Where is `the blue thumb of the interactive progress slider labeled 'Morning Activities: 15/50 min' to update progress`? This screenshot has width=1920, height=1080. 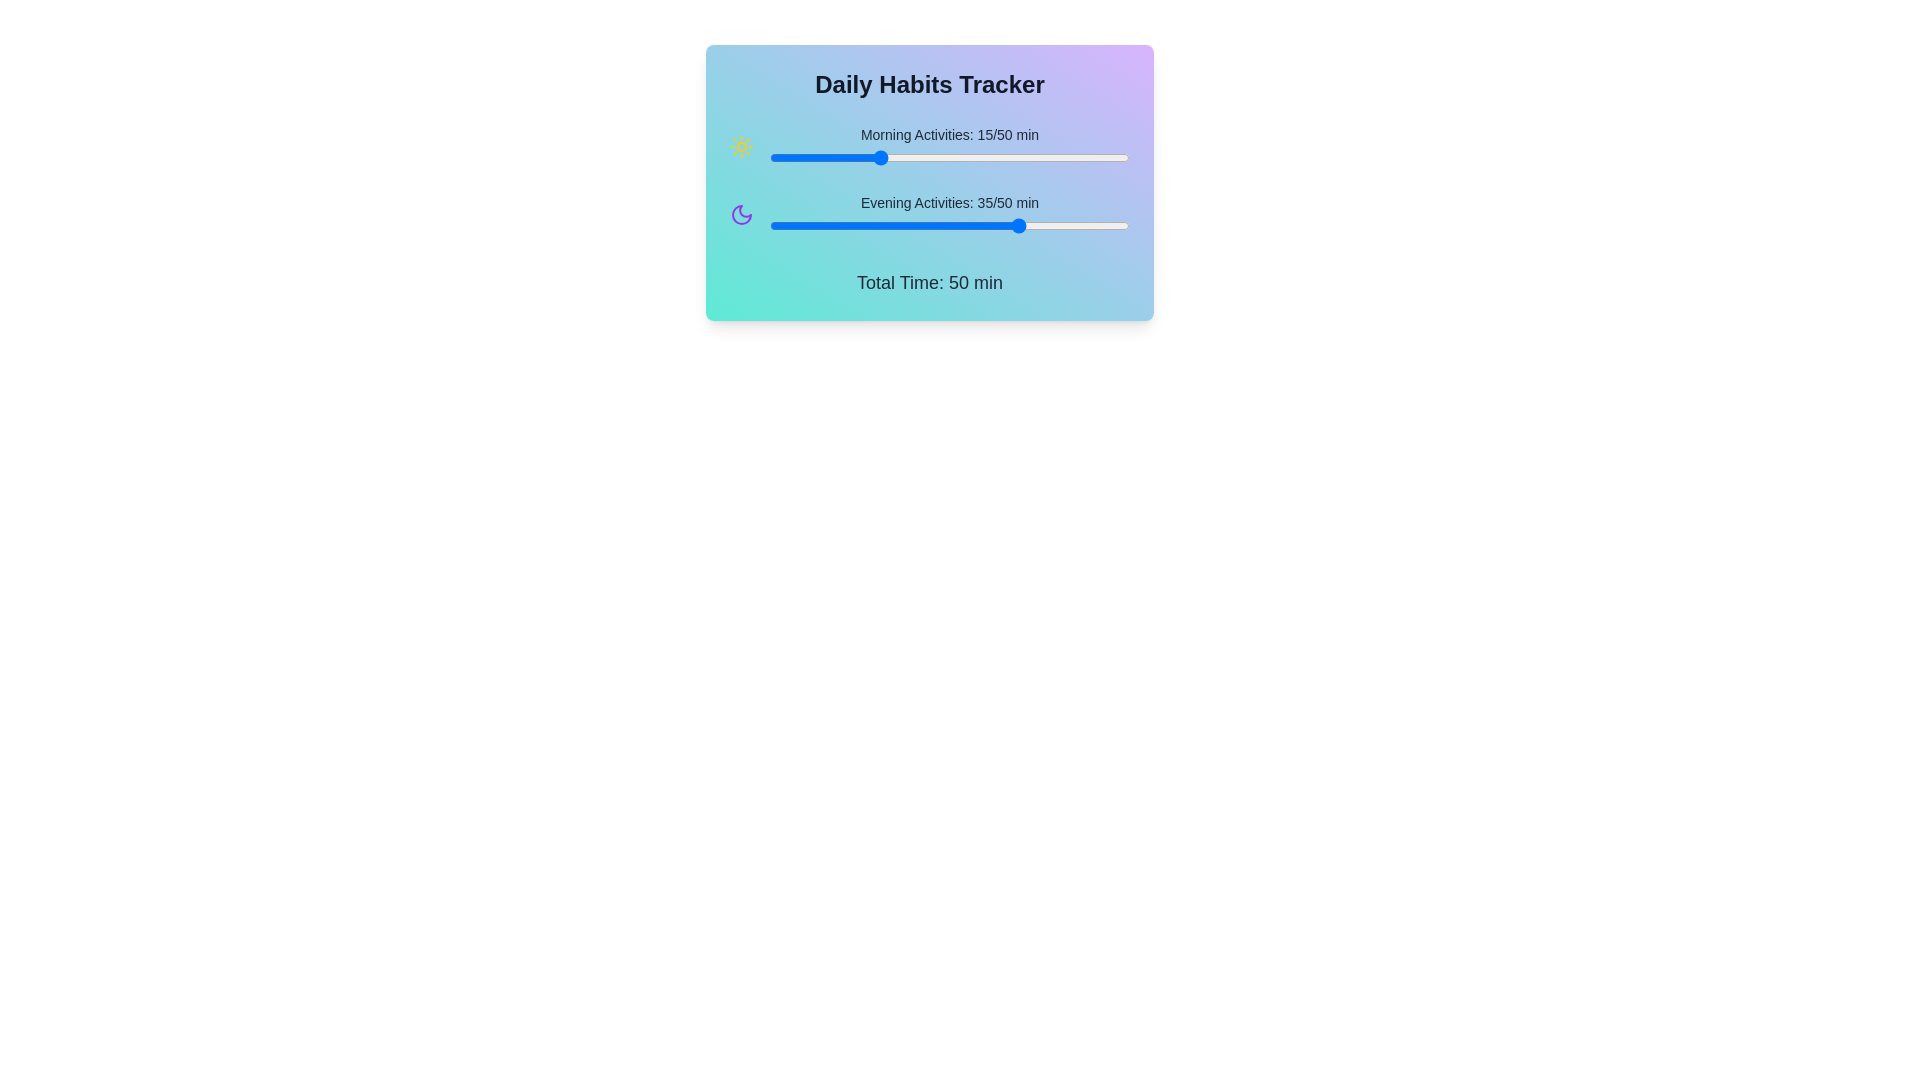 the blue thumb of the interactive progress slider labeled 'Morning Activities: 15/50 min' to update progress is located at coordinates (949, 145).